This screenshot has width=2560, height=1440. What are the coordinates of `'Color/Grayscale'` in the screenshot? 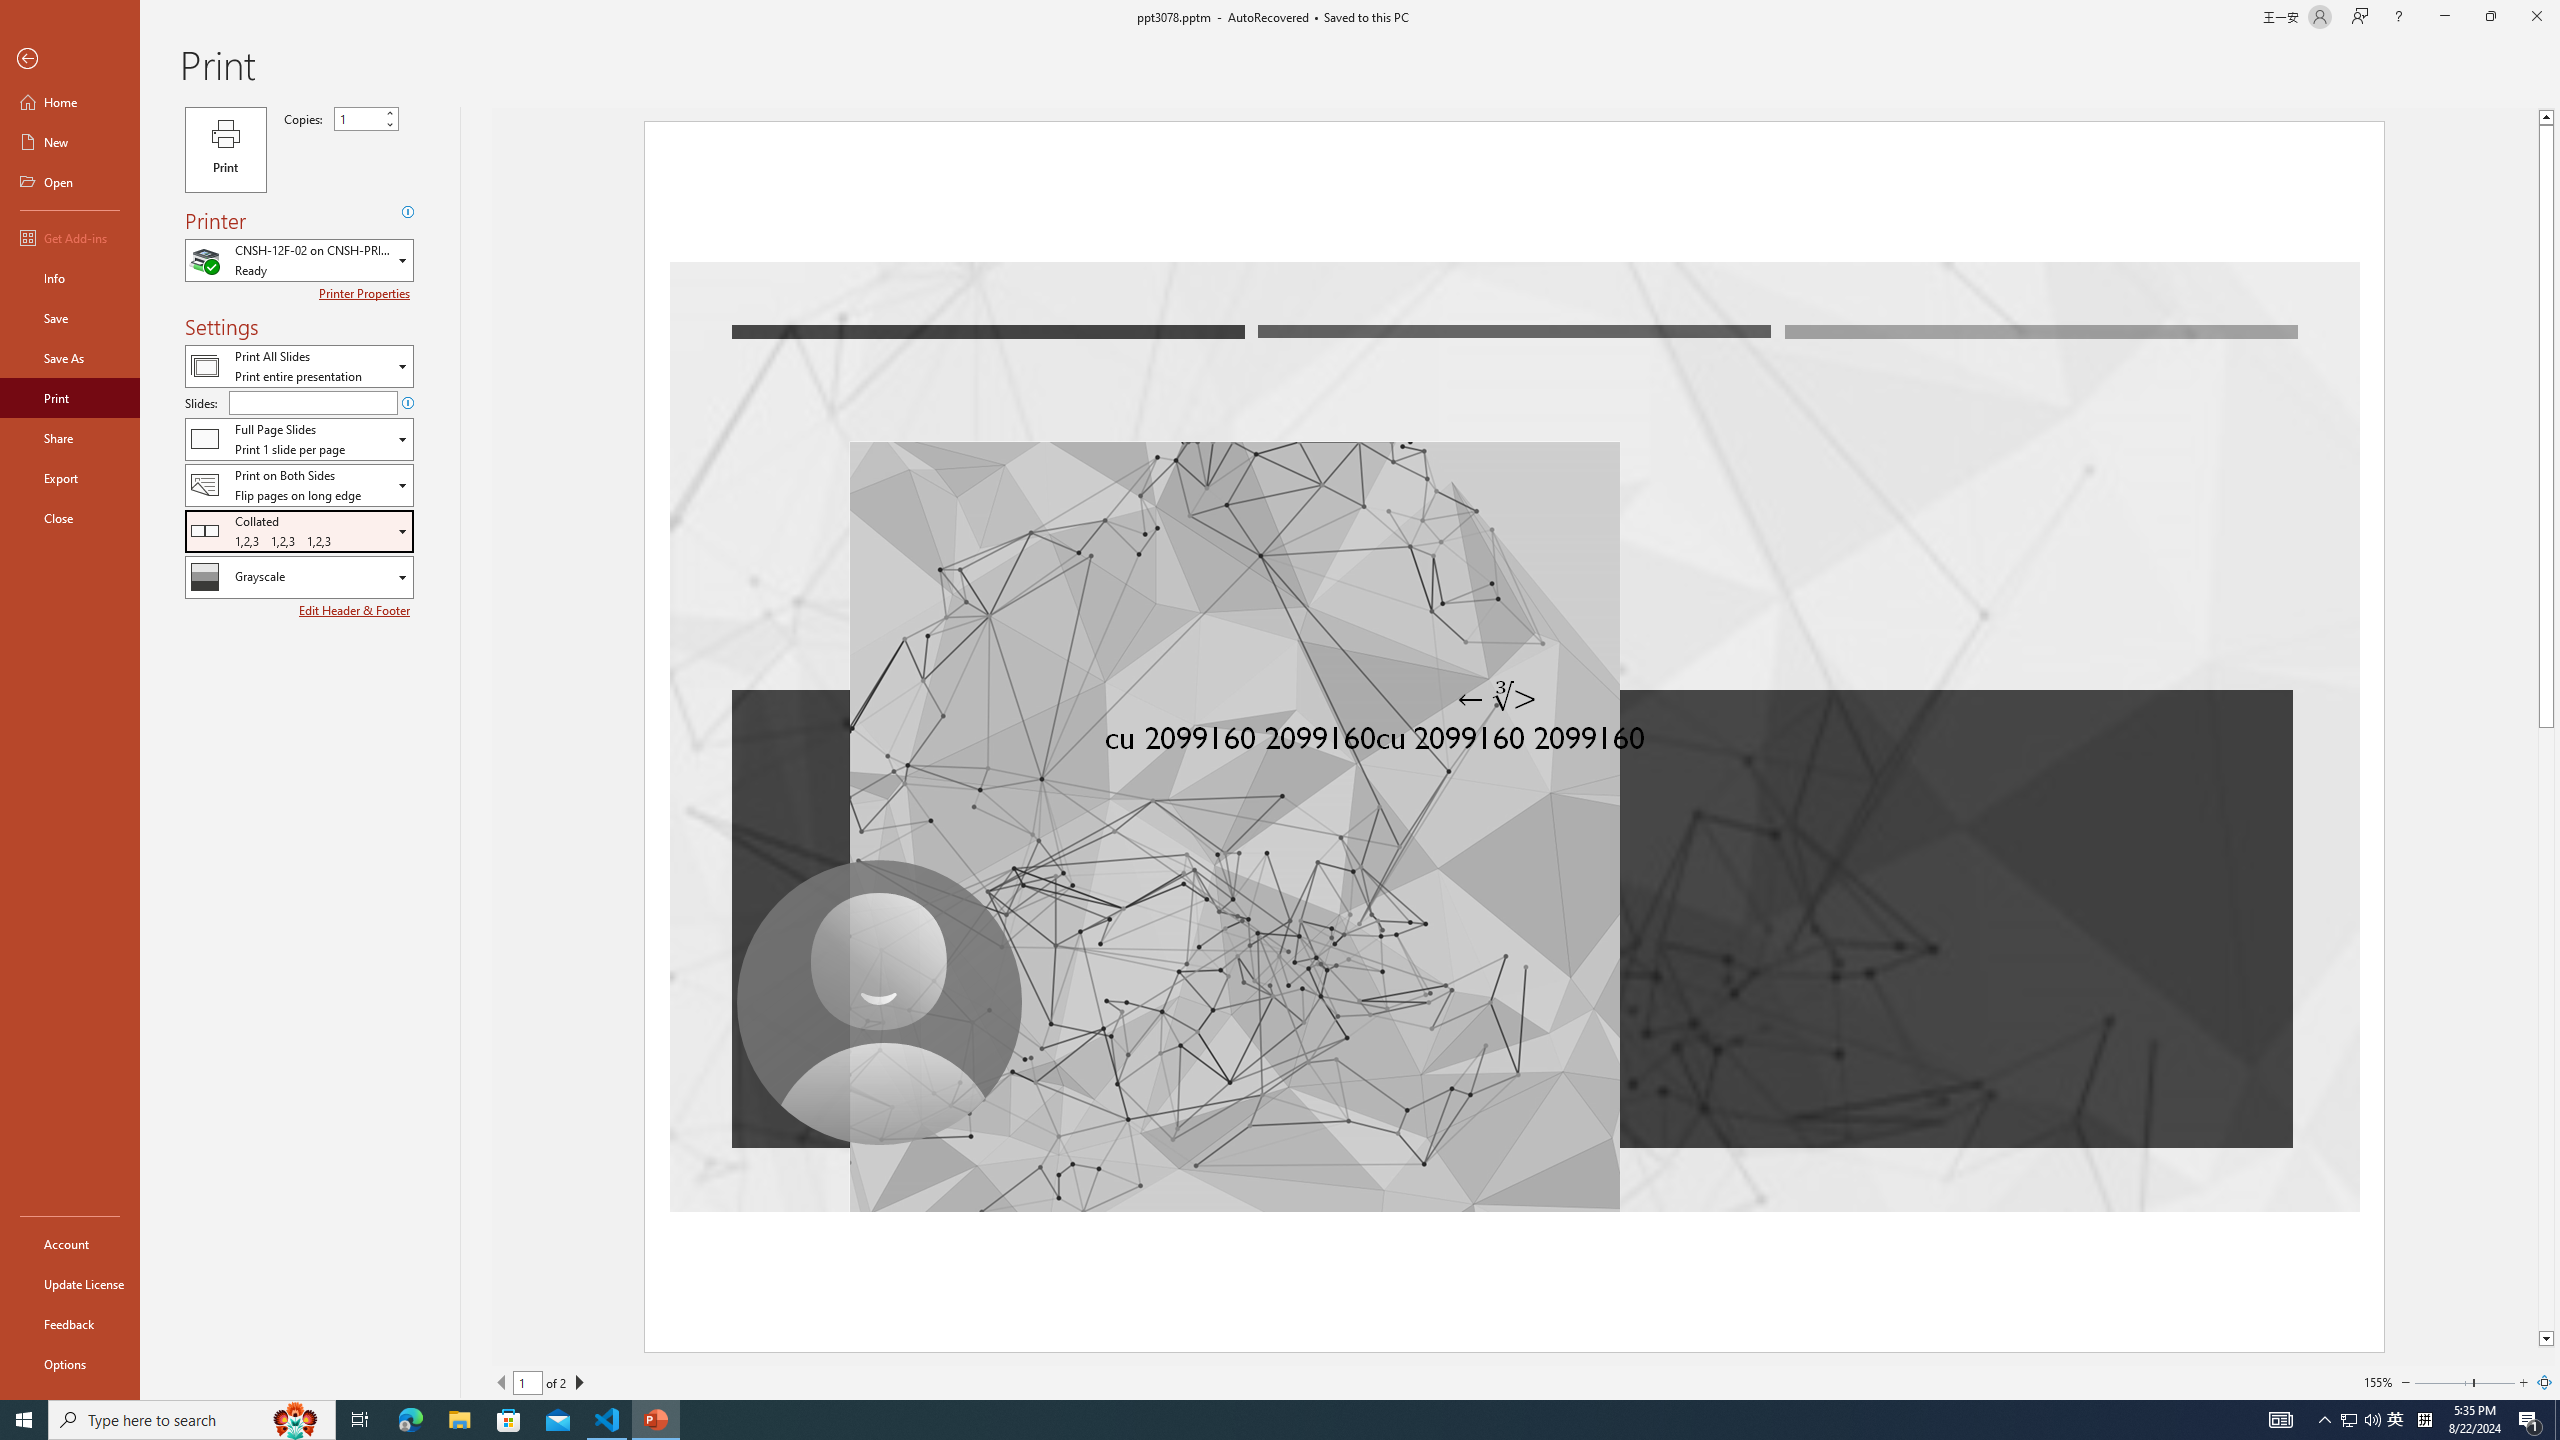 It's located at (298, 577).